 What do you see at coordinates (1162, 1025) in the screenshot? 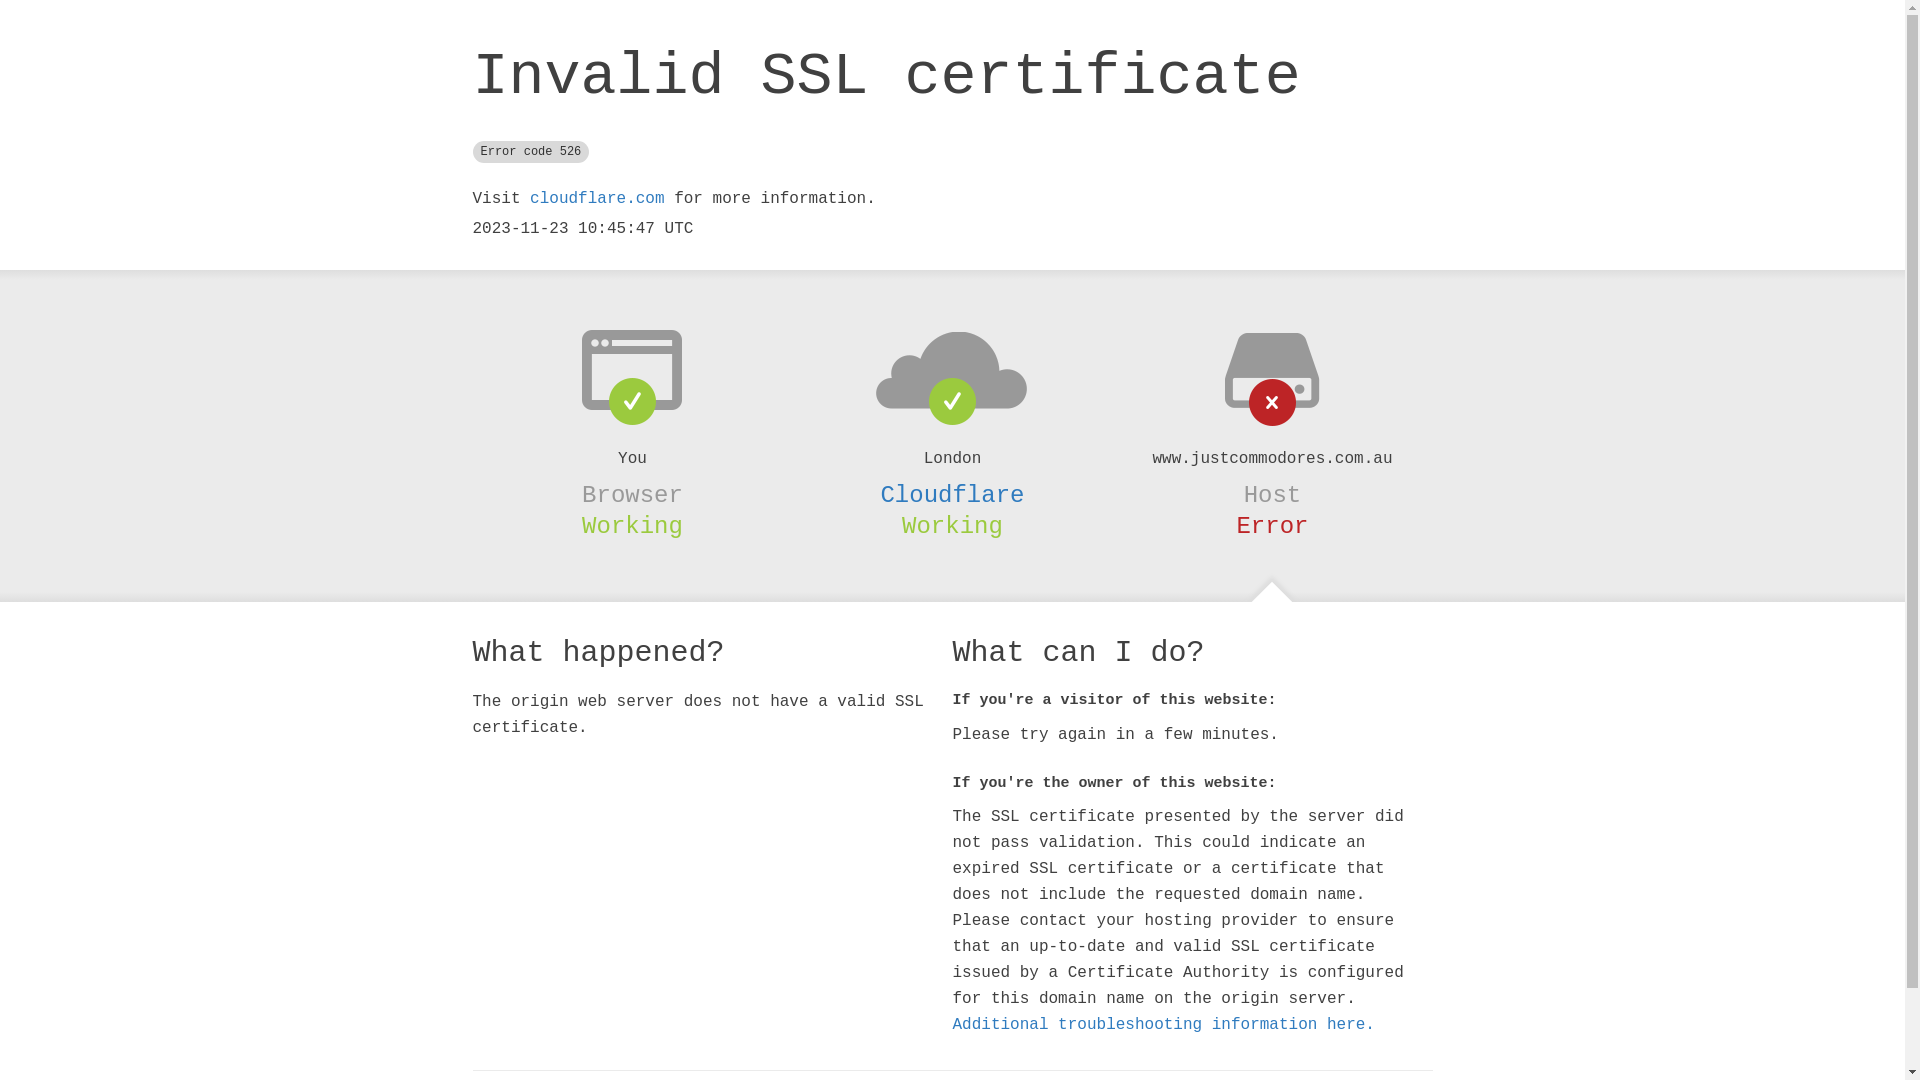
I see `'Additional troubleshooting information here.'` at bounding box center [1162, 1025].